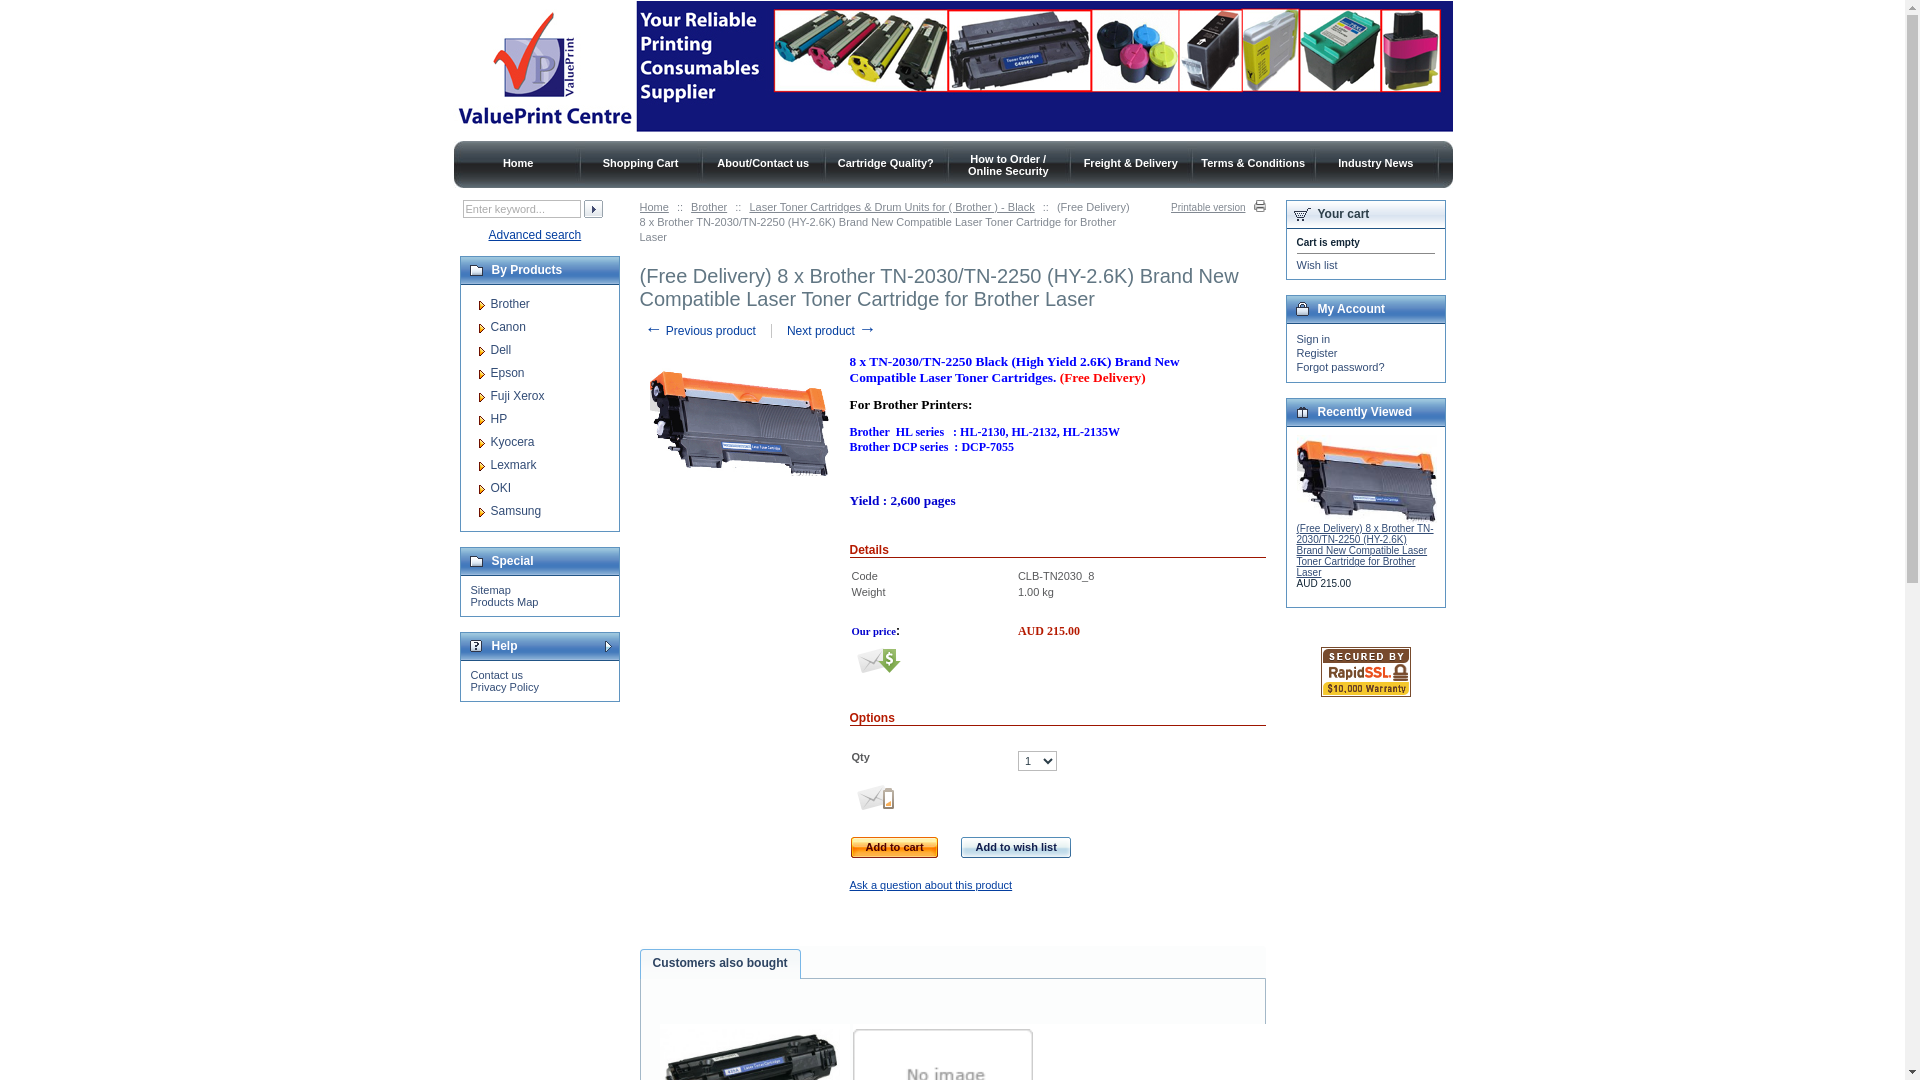 This screenshot has height=1080, width=1920. What do you see at coordinates (1313, 338) in the screenshot?
I see `'Sign in'` at bounding box center [1313, 338].